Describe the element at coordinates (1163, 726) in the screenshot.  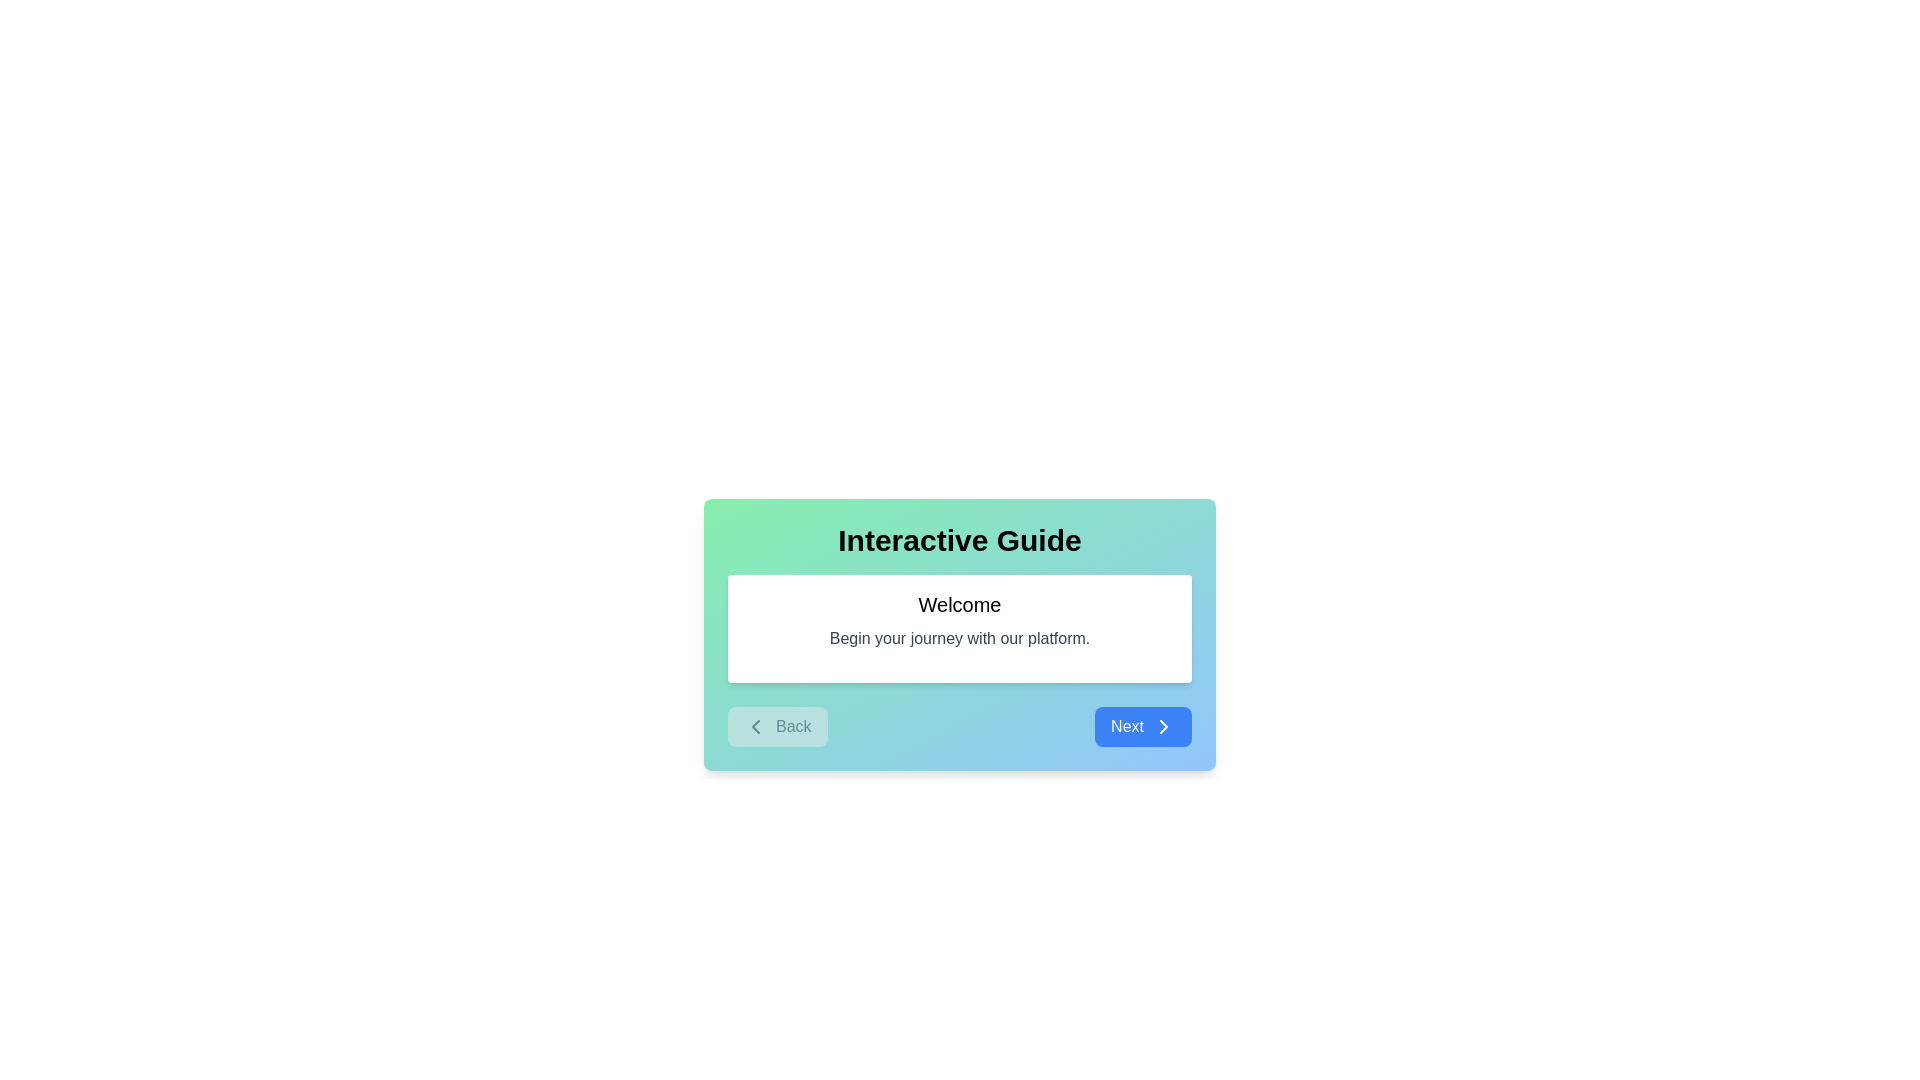
I see `the right-facing chevron arrow icon within the 'Next' button located at the bottom right of the 'Interactive Guide' dialog as a visual cue for navigation` at that location.